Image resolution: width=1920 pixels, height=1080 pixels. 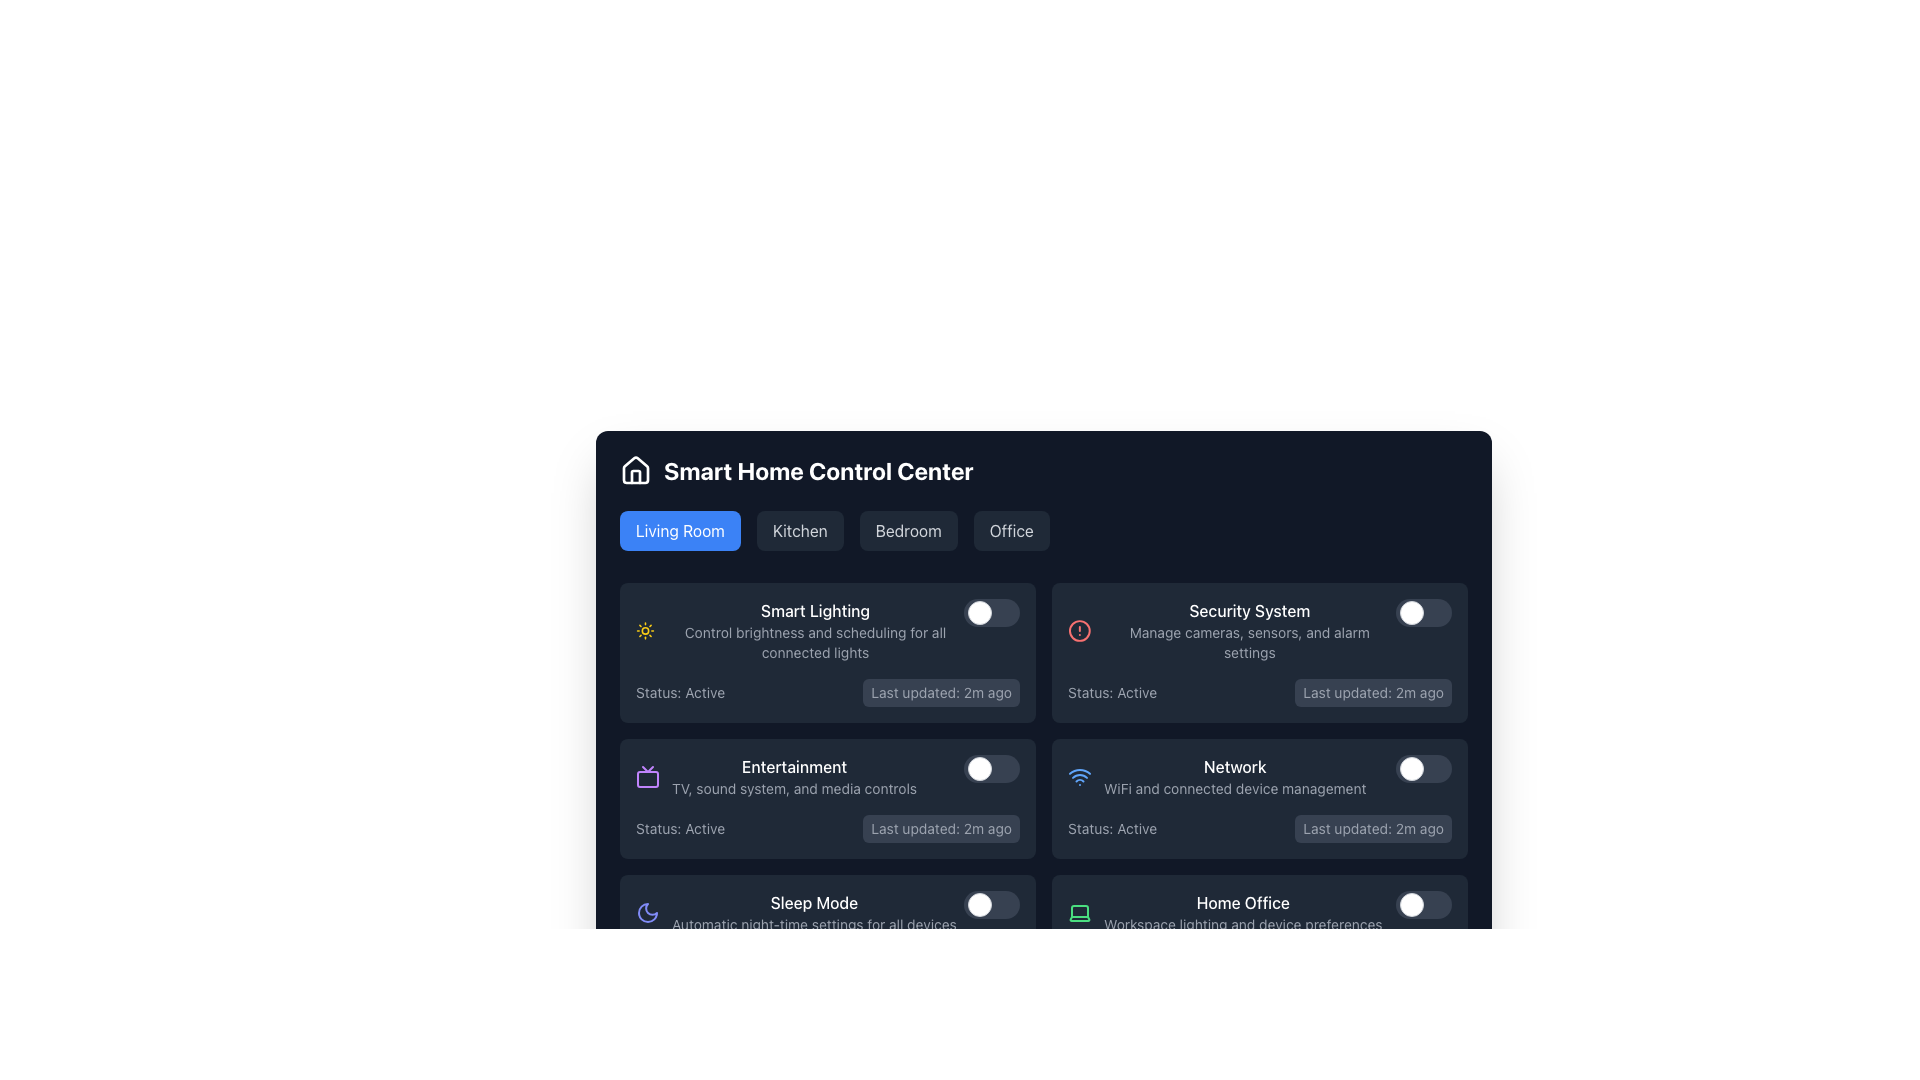 What do you see at coordinates (815, 631) in the screenshot?
I see `the informational text block displaying 'Smart Lighting' with a description below it, located in the upper-left portion of the grid under 'Smart Home Control Center'` at bounding box center [815, 631].